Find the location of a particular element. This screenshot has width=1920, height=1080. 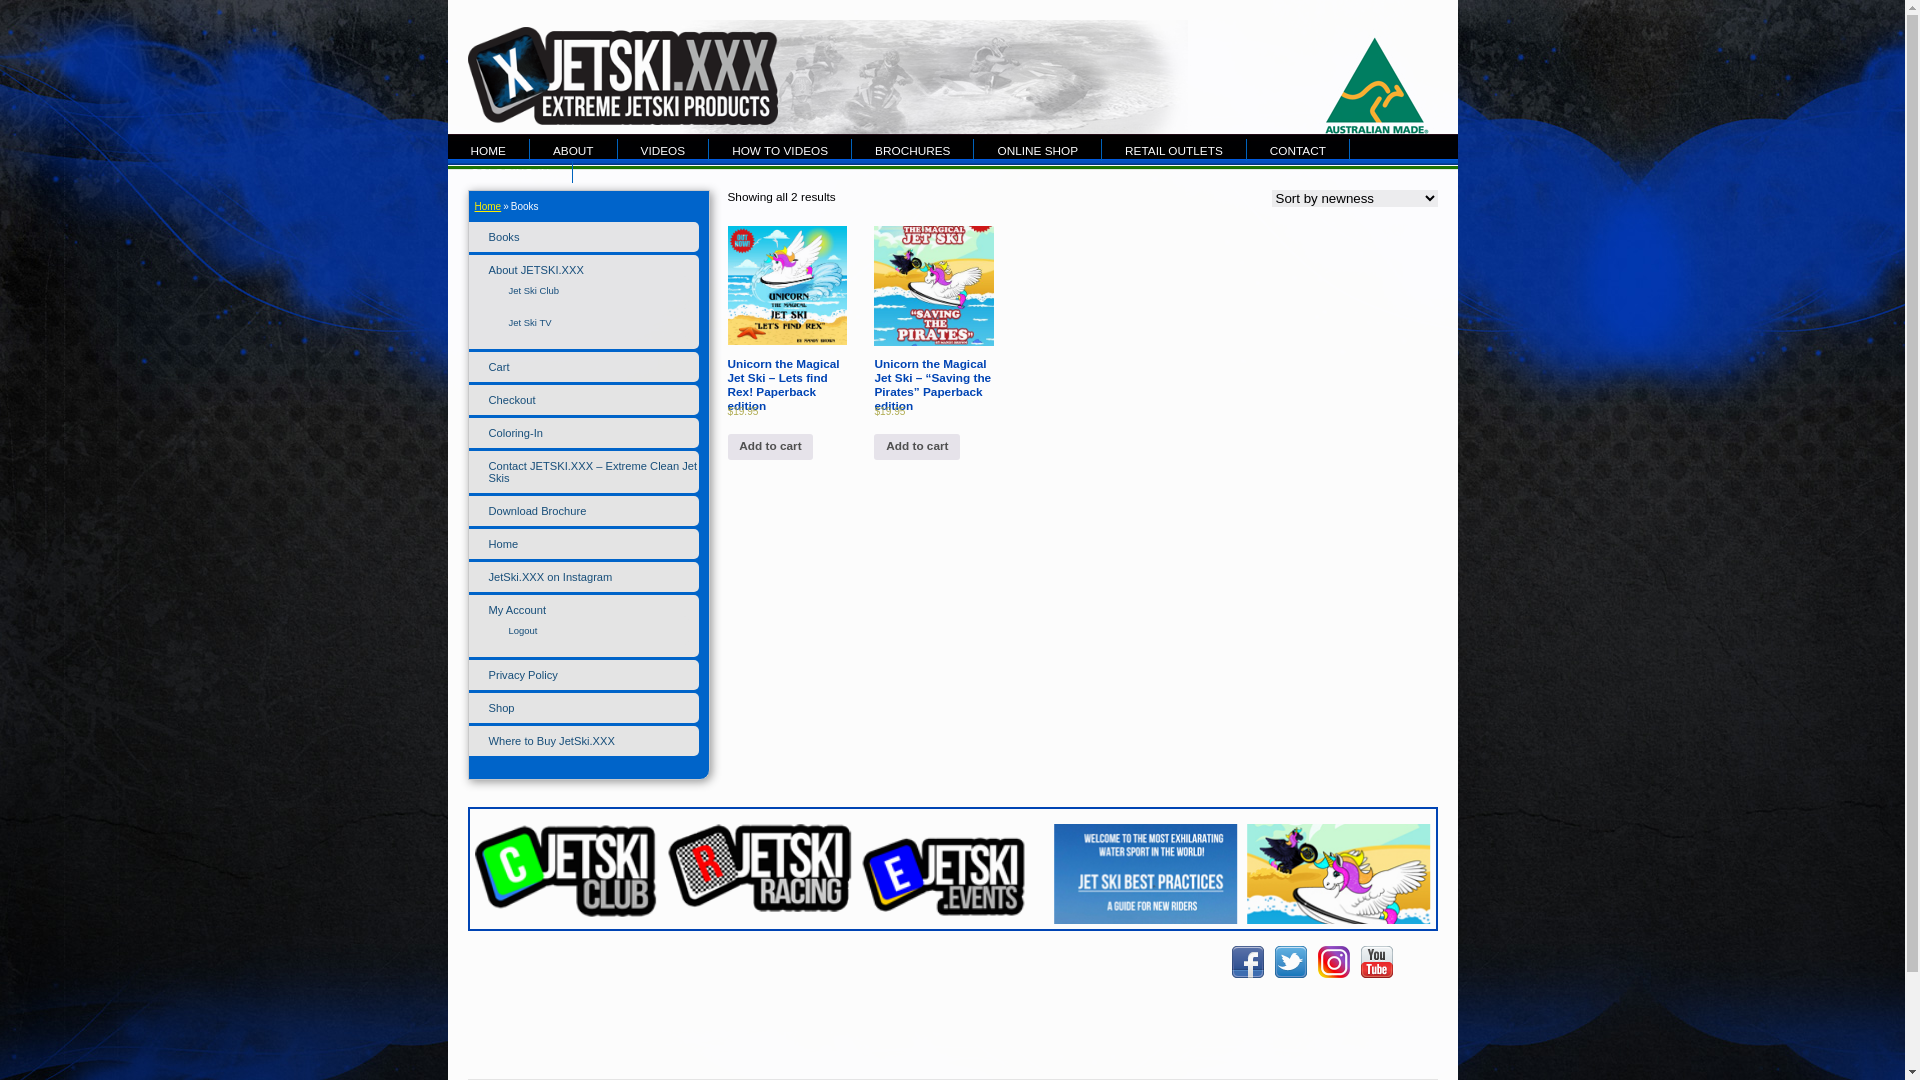

'Download Brochure' is located at coordinates (537, 509).